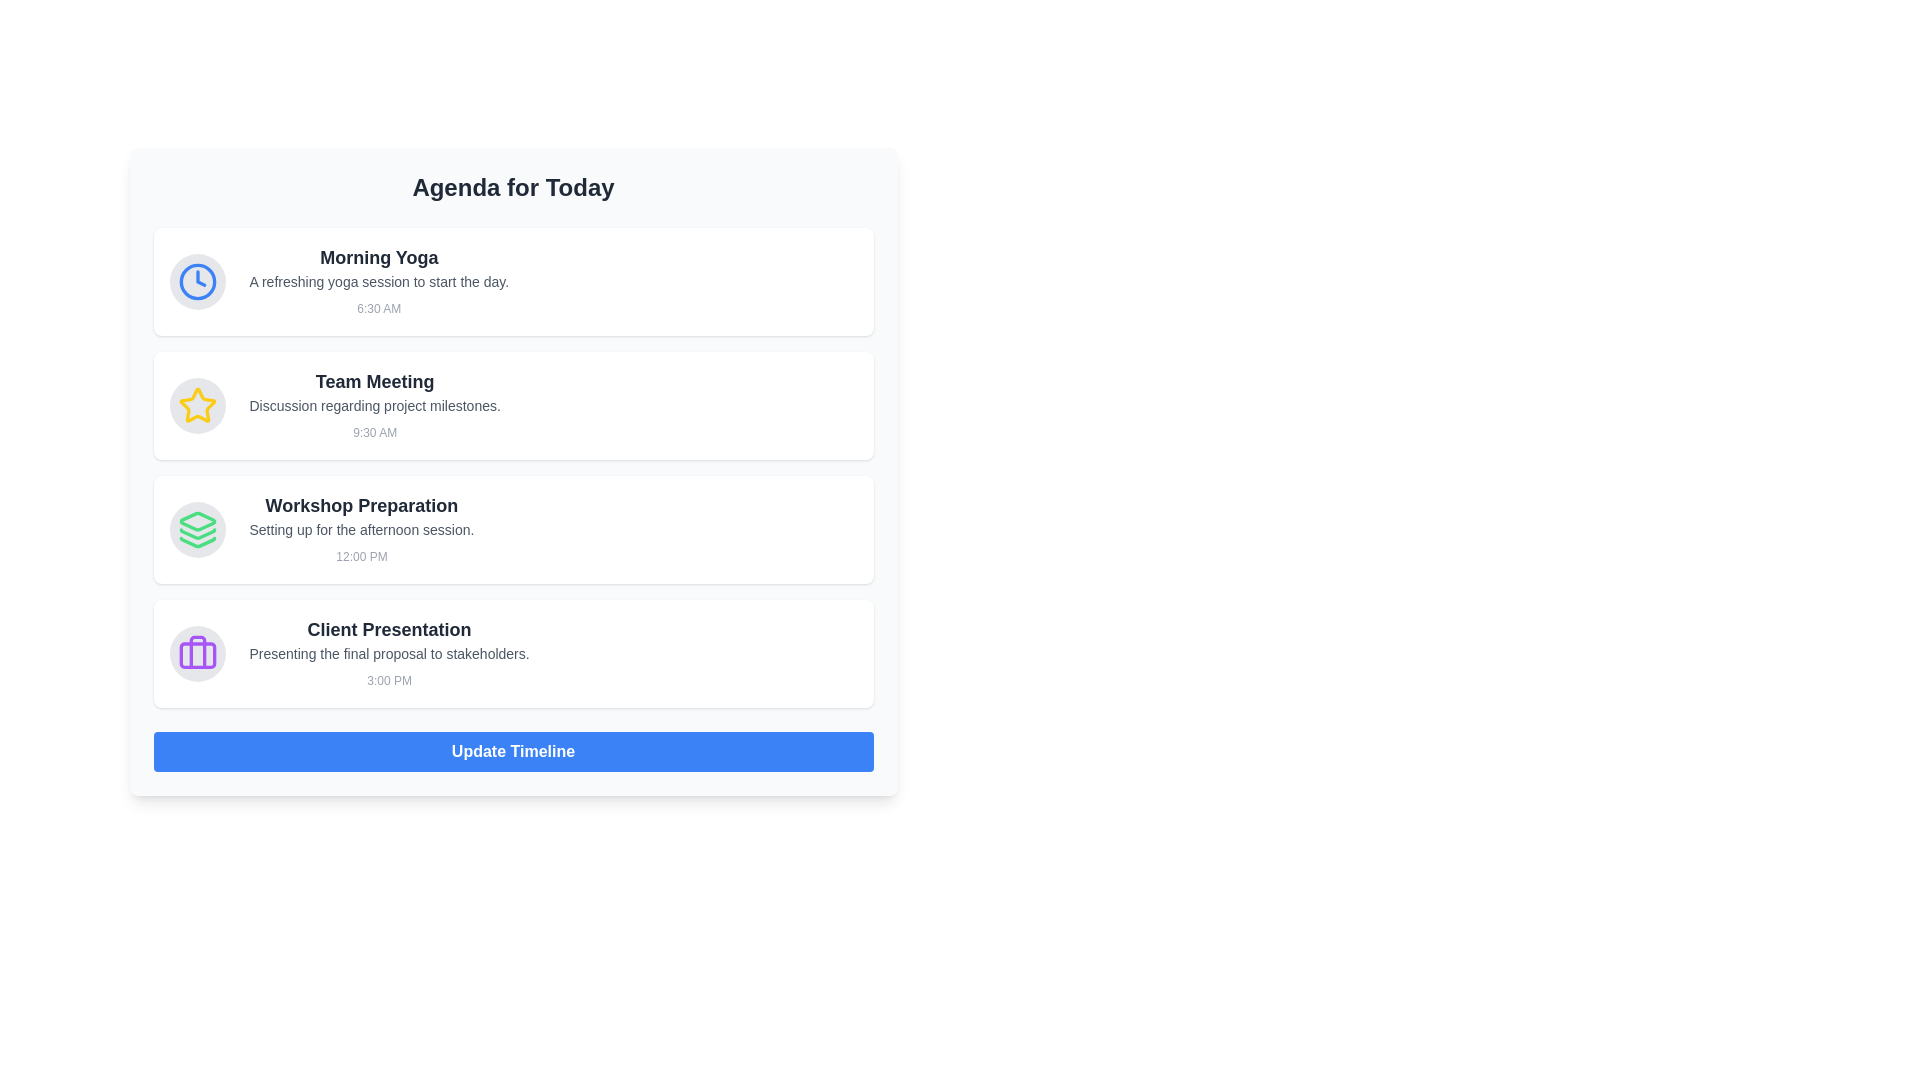 This screenshot has height=1080, width=1920. Describe the element at coordinates (197, 405) in the screenshot. I see `the visual identifier icon for the 'Team Meeting' agenda item, which is centrally aligned with its text description` at that location.